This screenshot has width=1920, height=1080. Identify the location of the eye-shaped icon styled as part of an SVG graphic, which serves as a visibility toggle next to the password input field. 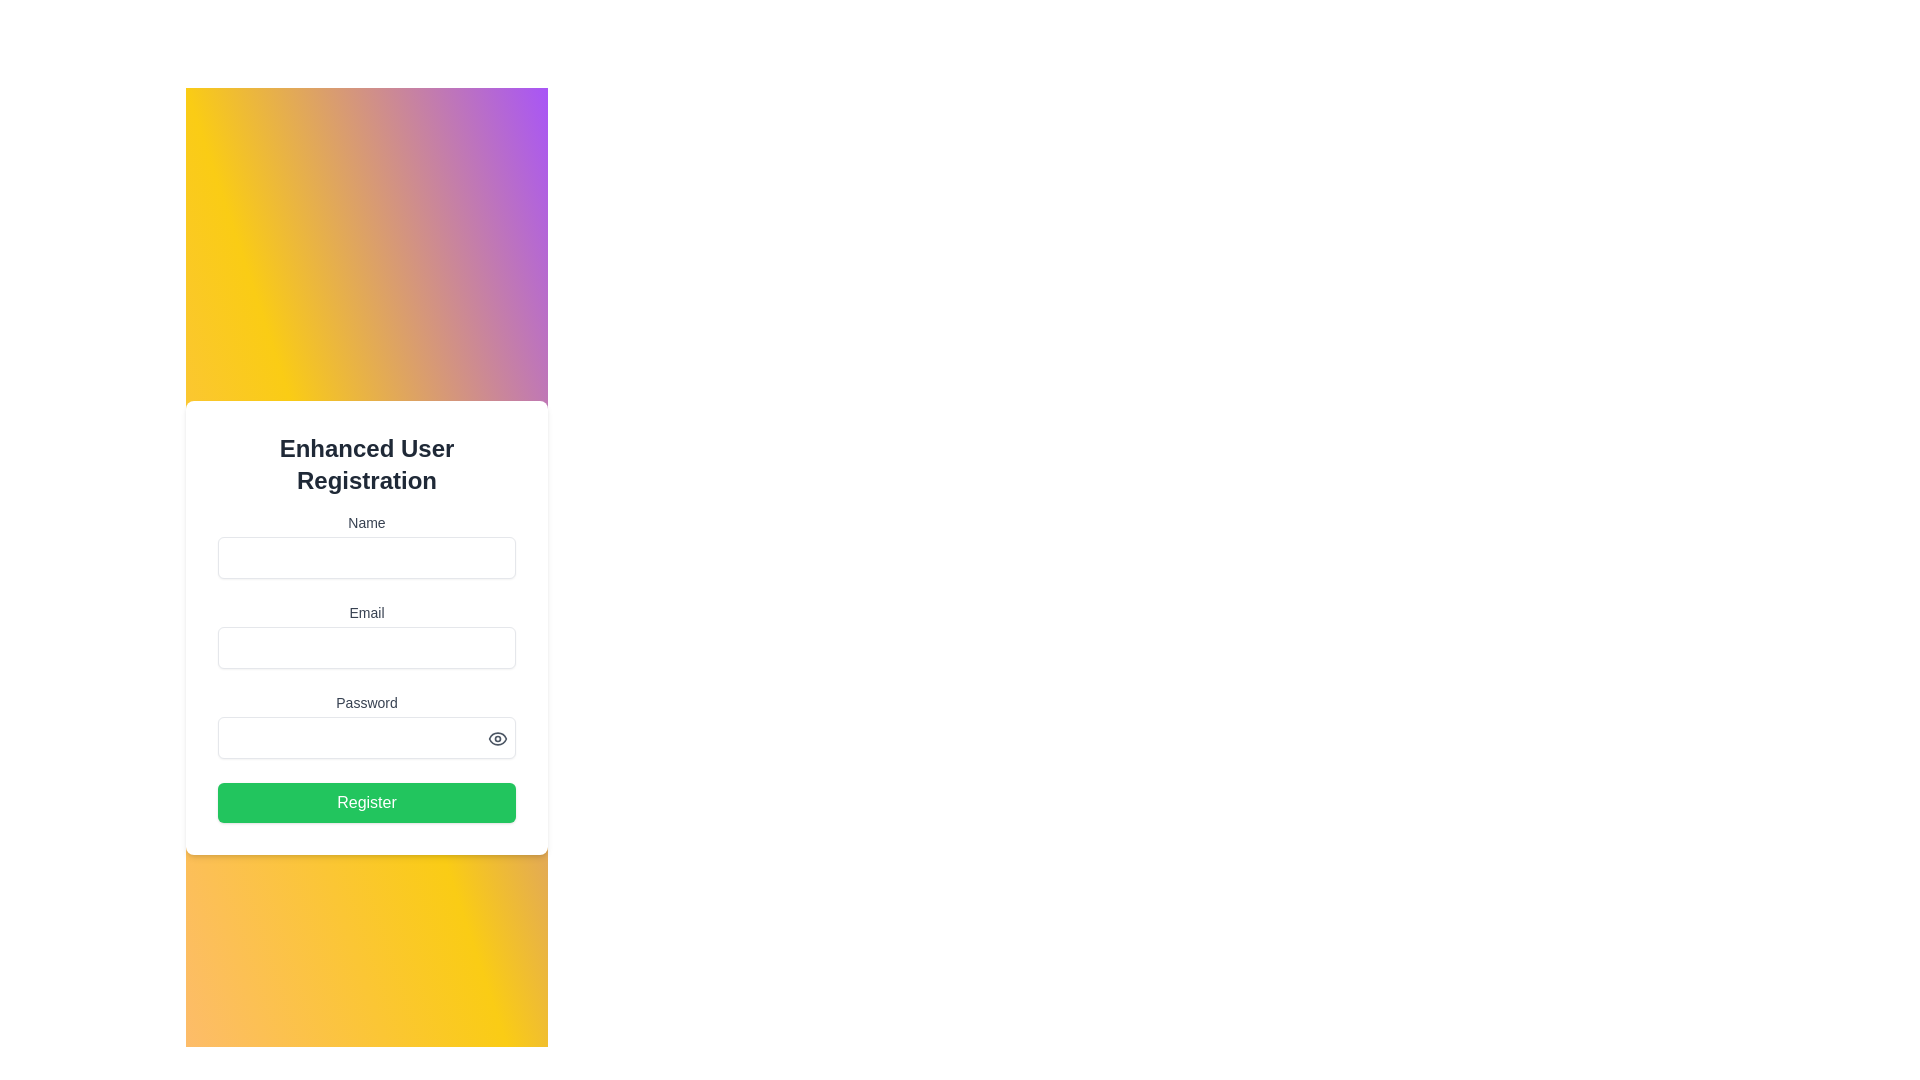
(498, 739).